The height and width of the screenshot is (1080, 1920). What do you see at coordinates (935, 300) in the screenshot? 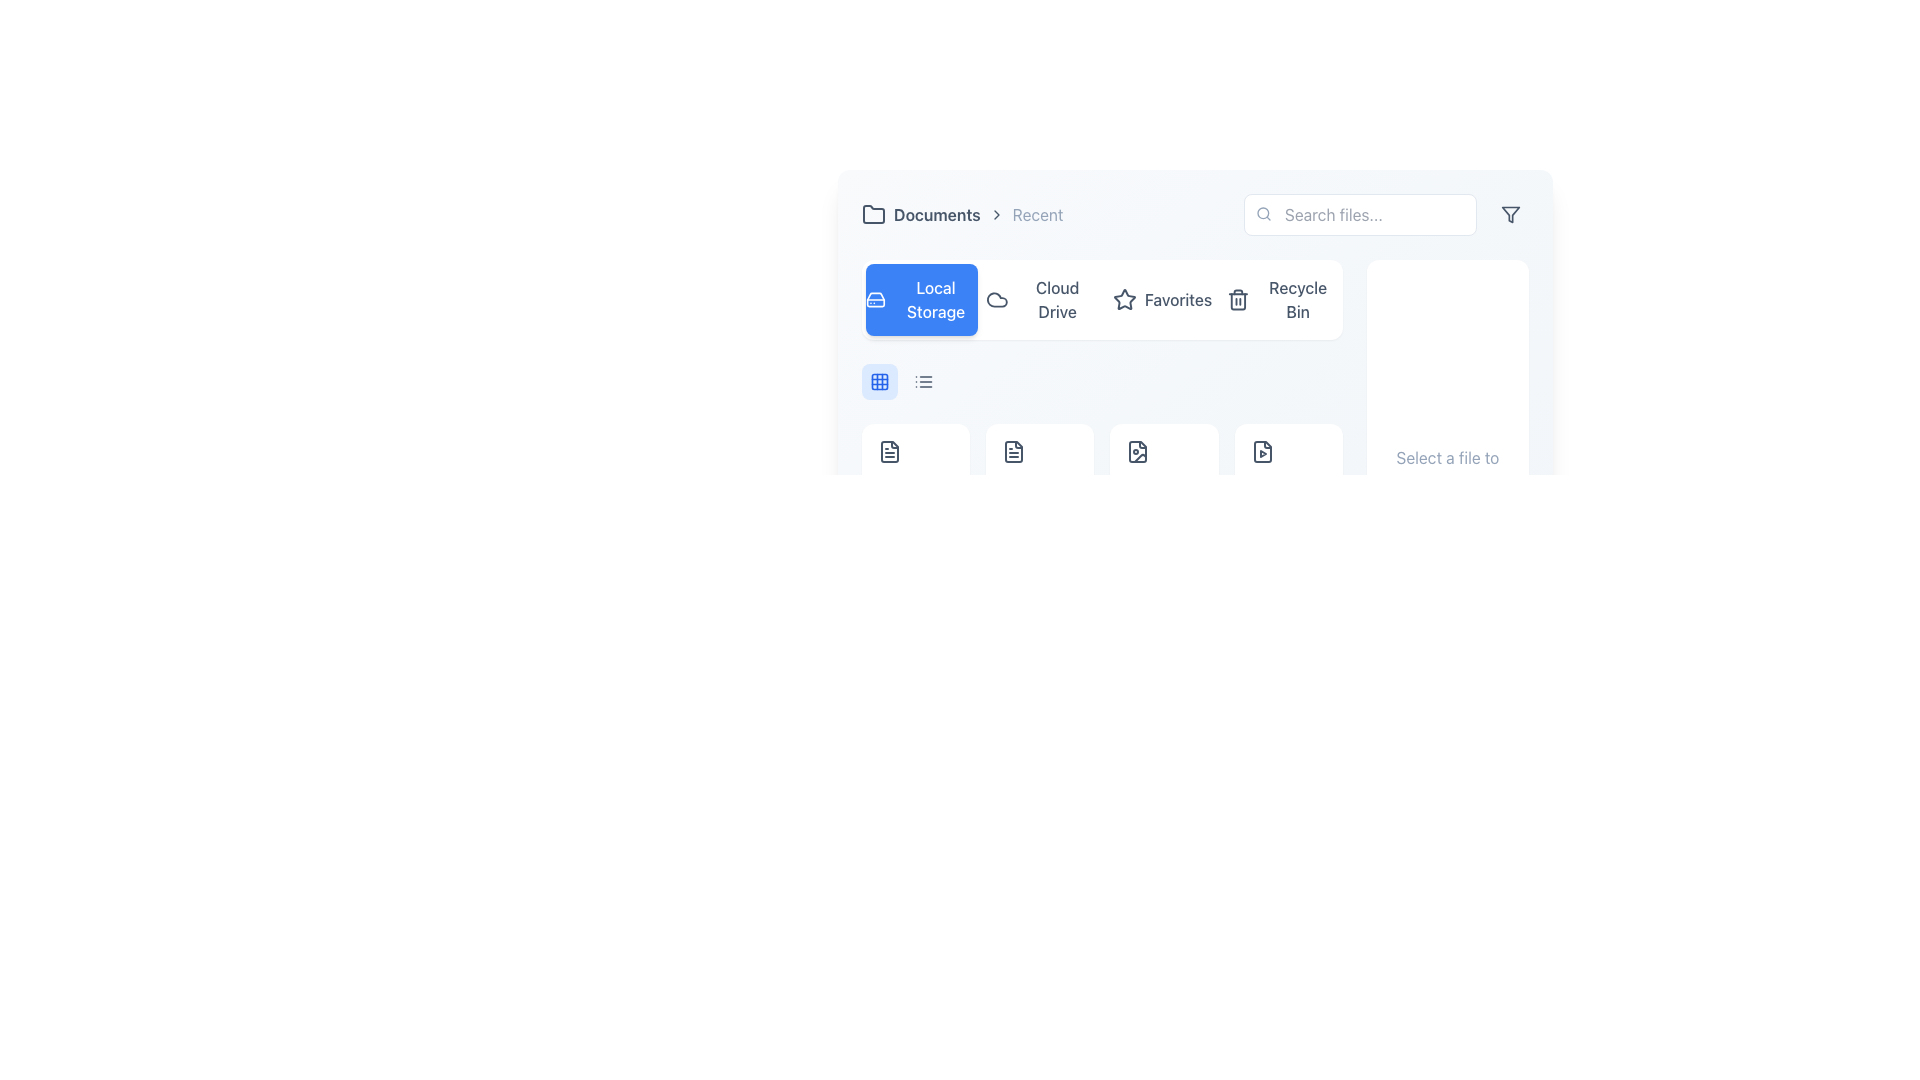
I see `the 'Local Storage' label text element, which is part of a button positioned at the top-left section of the interface and located to the right of a hard drive icon` at bounding box center [935, 300].